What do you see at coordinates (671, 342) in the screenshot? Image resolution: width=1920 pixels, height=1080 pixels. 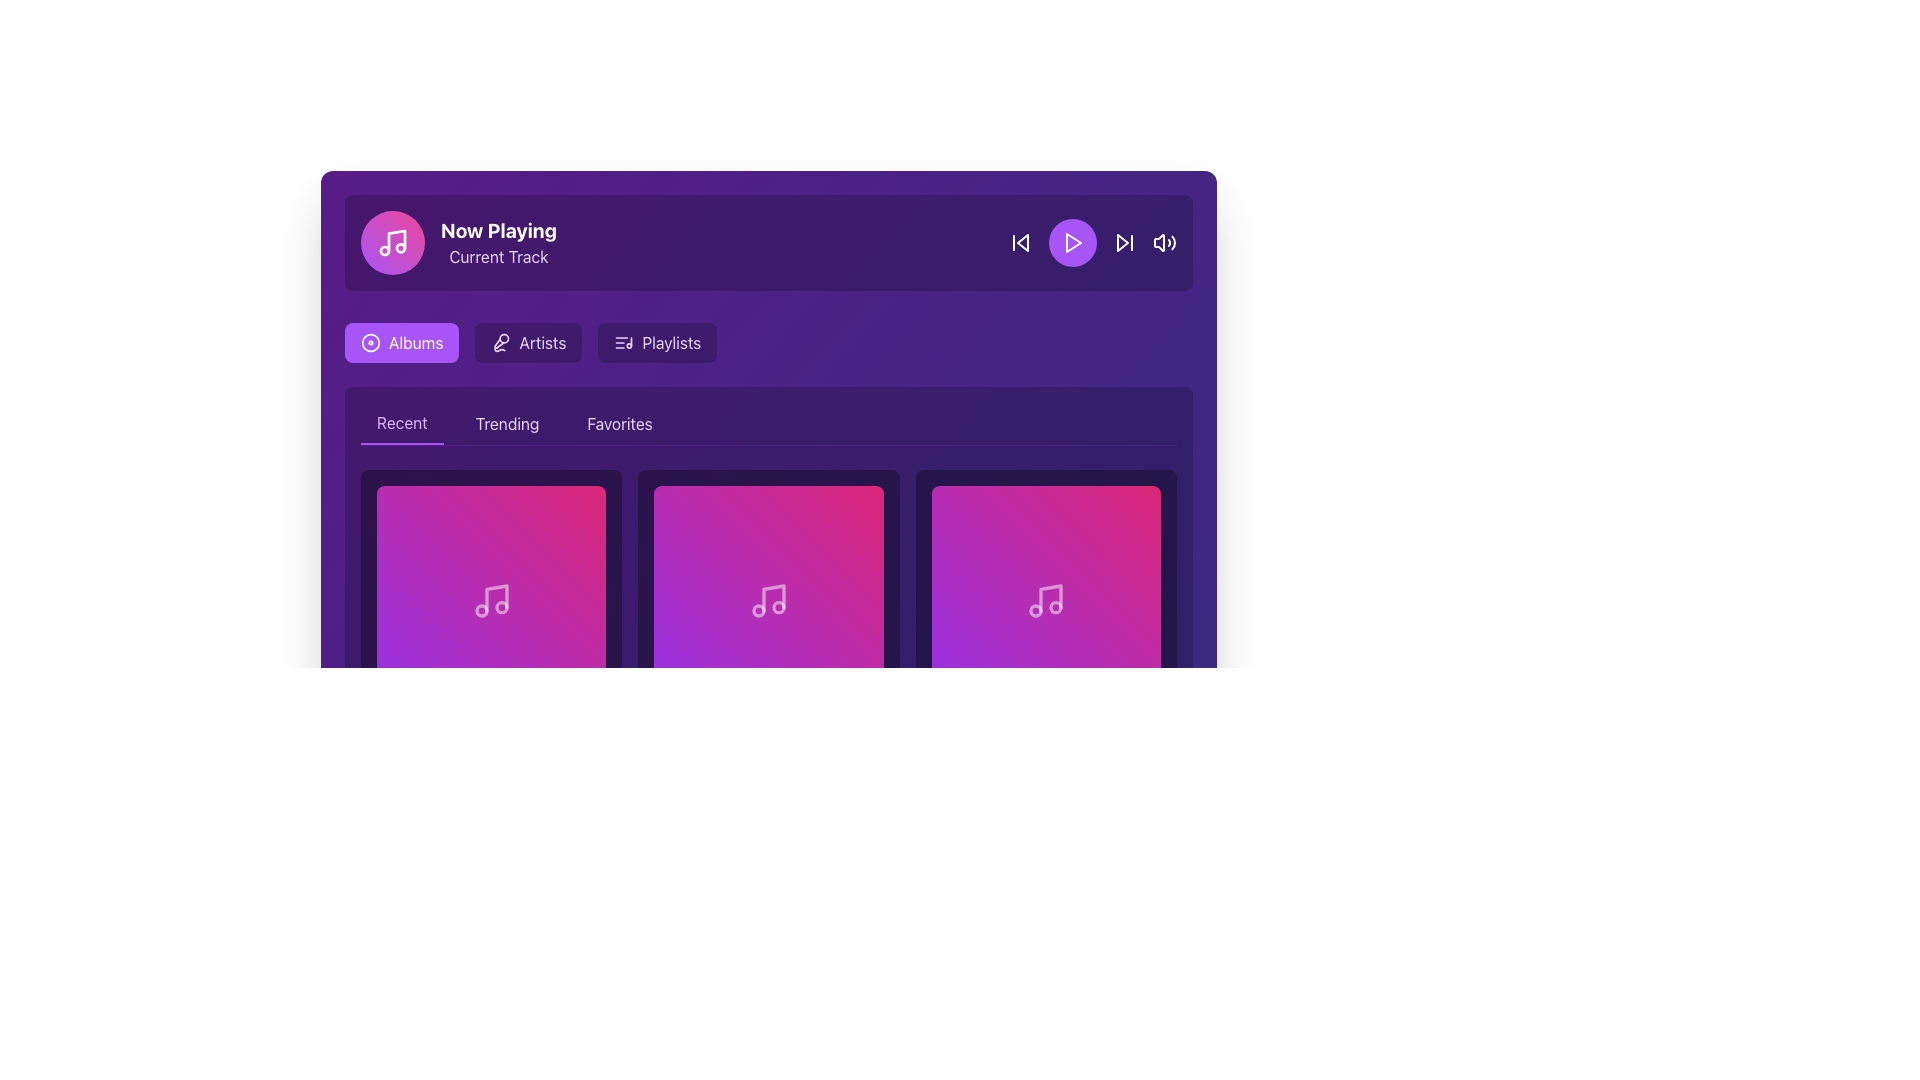 I see `the Text Label within the Button located in the horizontal navigation bar, which serves as a navigation option for accessing the playlists section` at bounding box center [671, 342].